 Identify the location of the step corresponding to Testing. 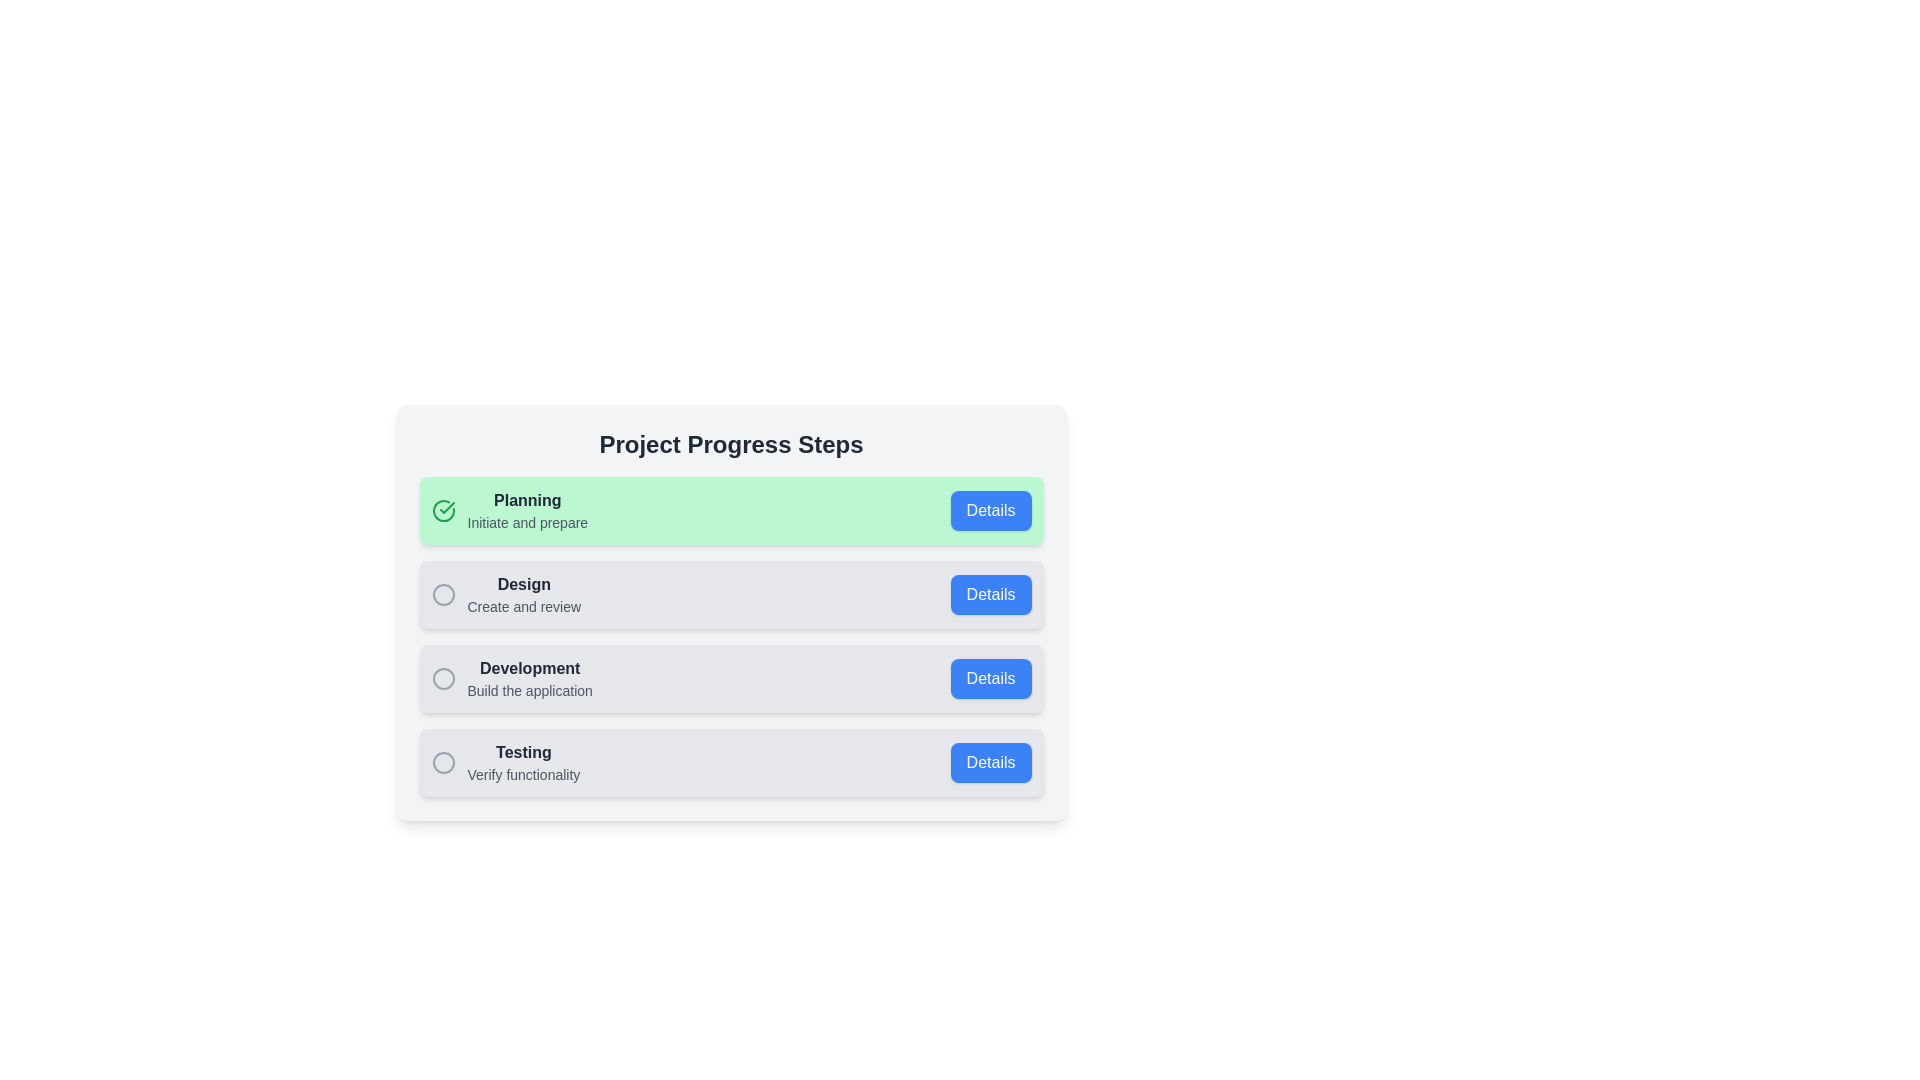
(730, 763).